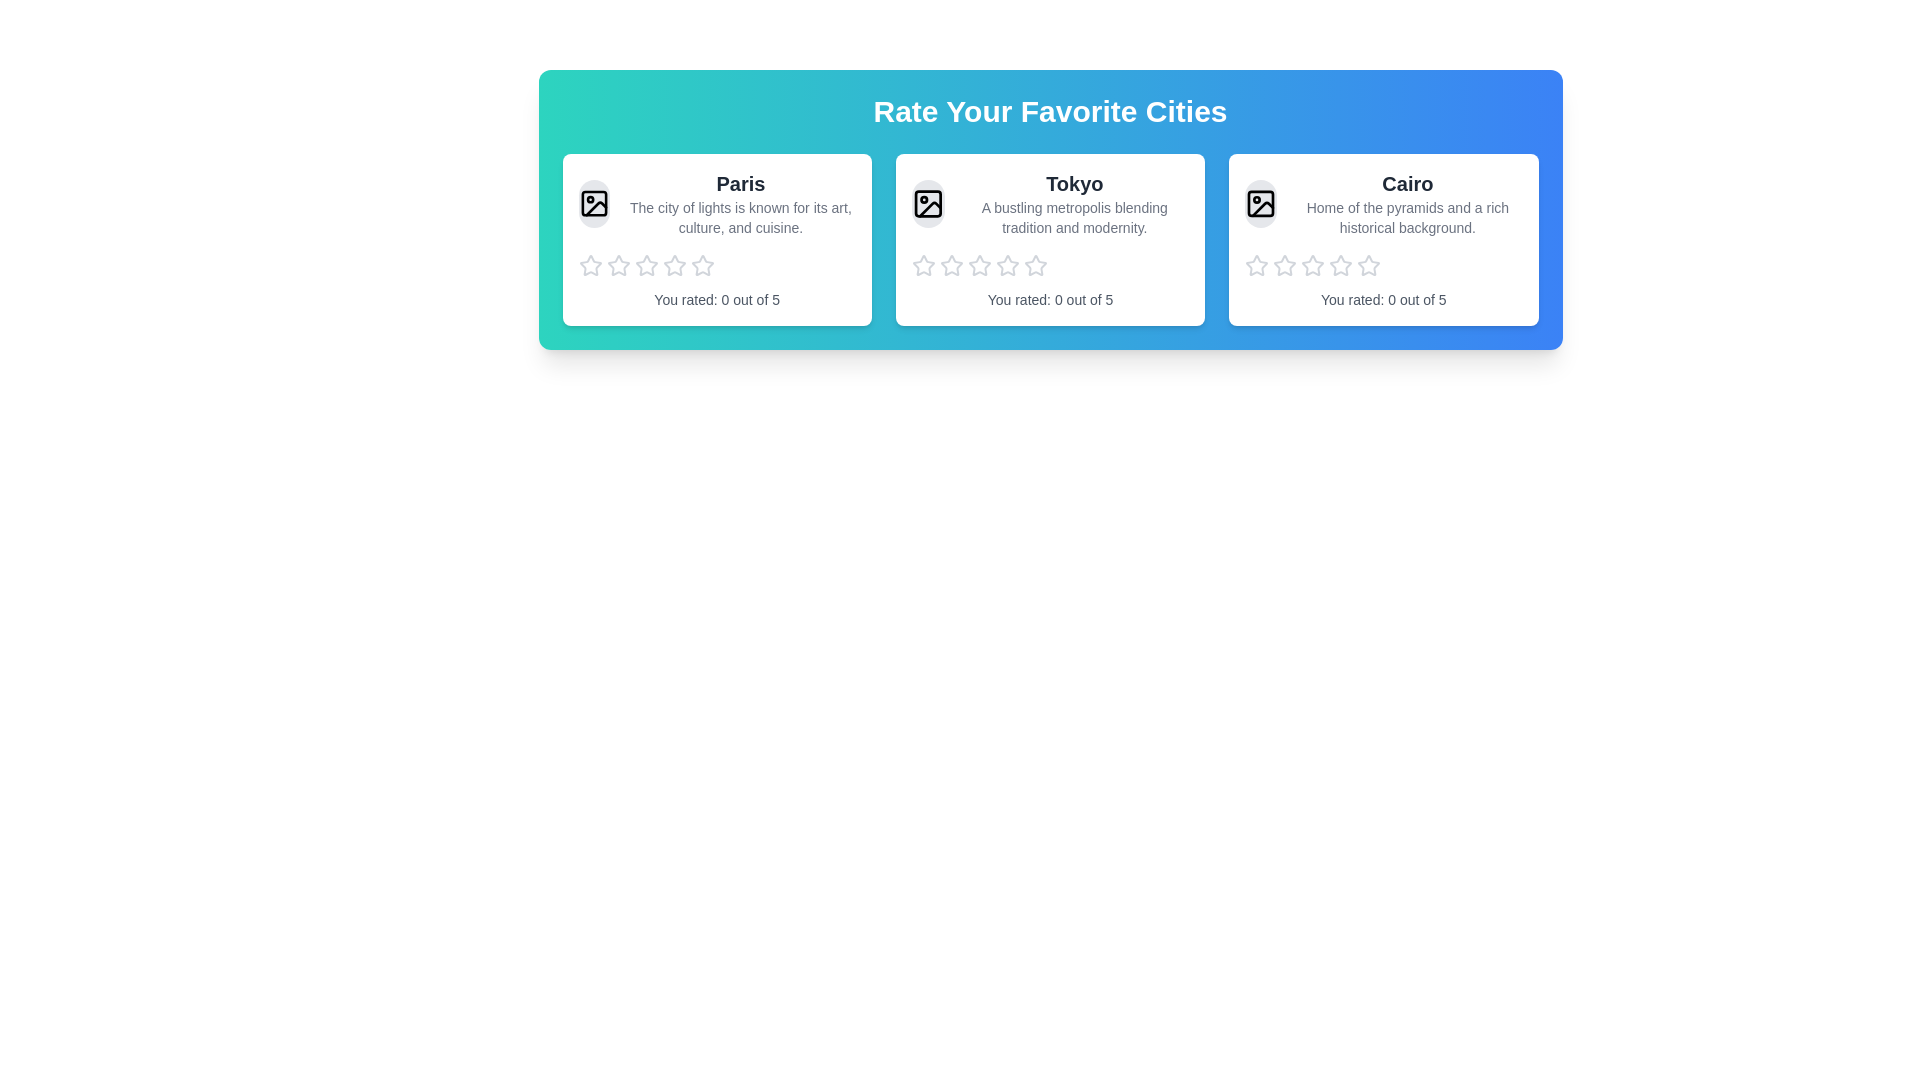 This screenshot has height=1080, width=1920. What do you see at coordinates (702, 264) in the screenshot?
I see `the fourth star-shaped Rating icon in the 'Paris' card, which is styled with a hollow outline and light gray color, indicating an inactive state` at bounding box center [702, 264].